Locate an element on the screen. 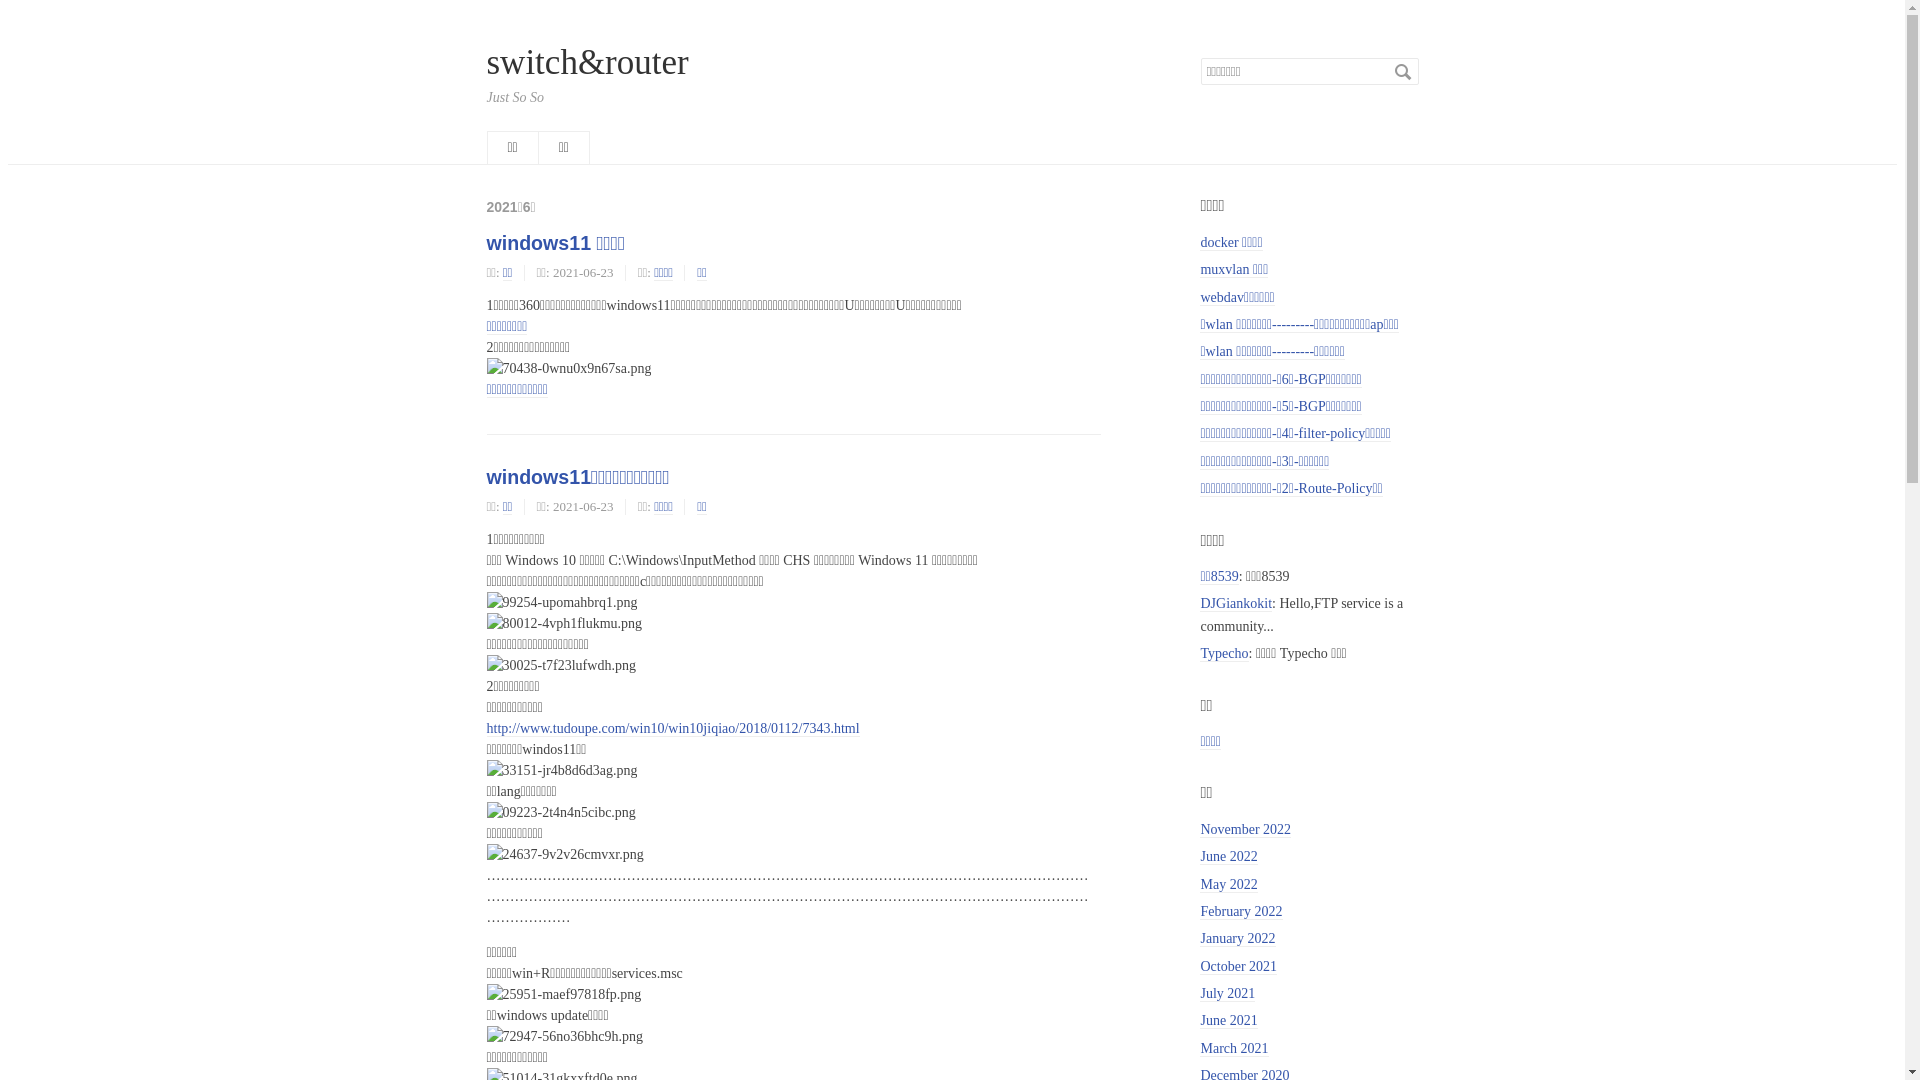  'October 2021' is located at coordinates (1200, 966).